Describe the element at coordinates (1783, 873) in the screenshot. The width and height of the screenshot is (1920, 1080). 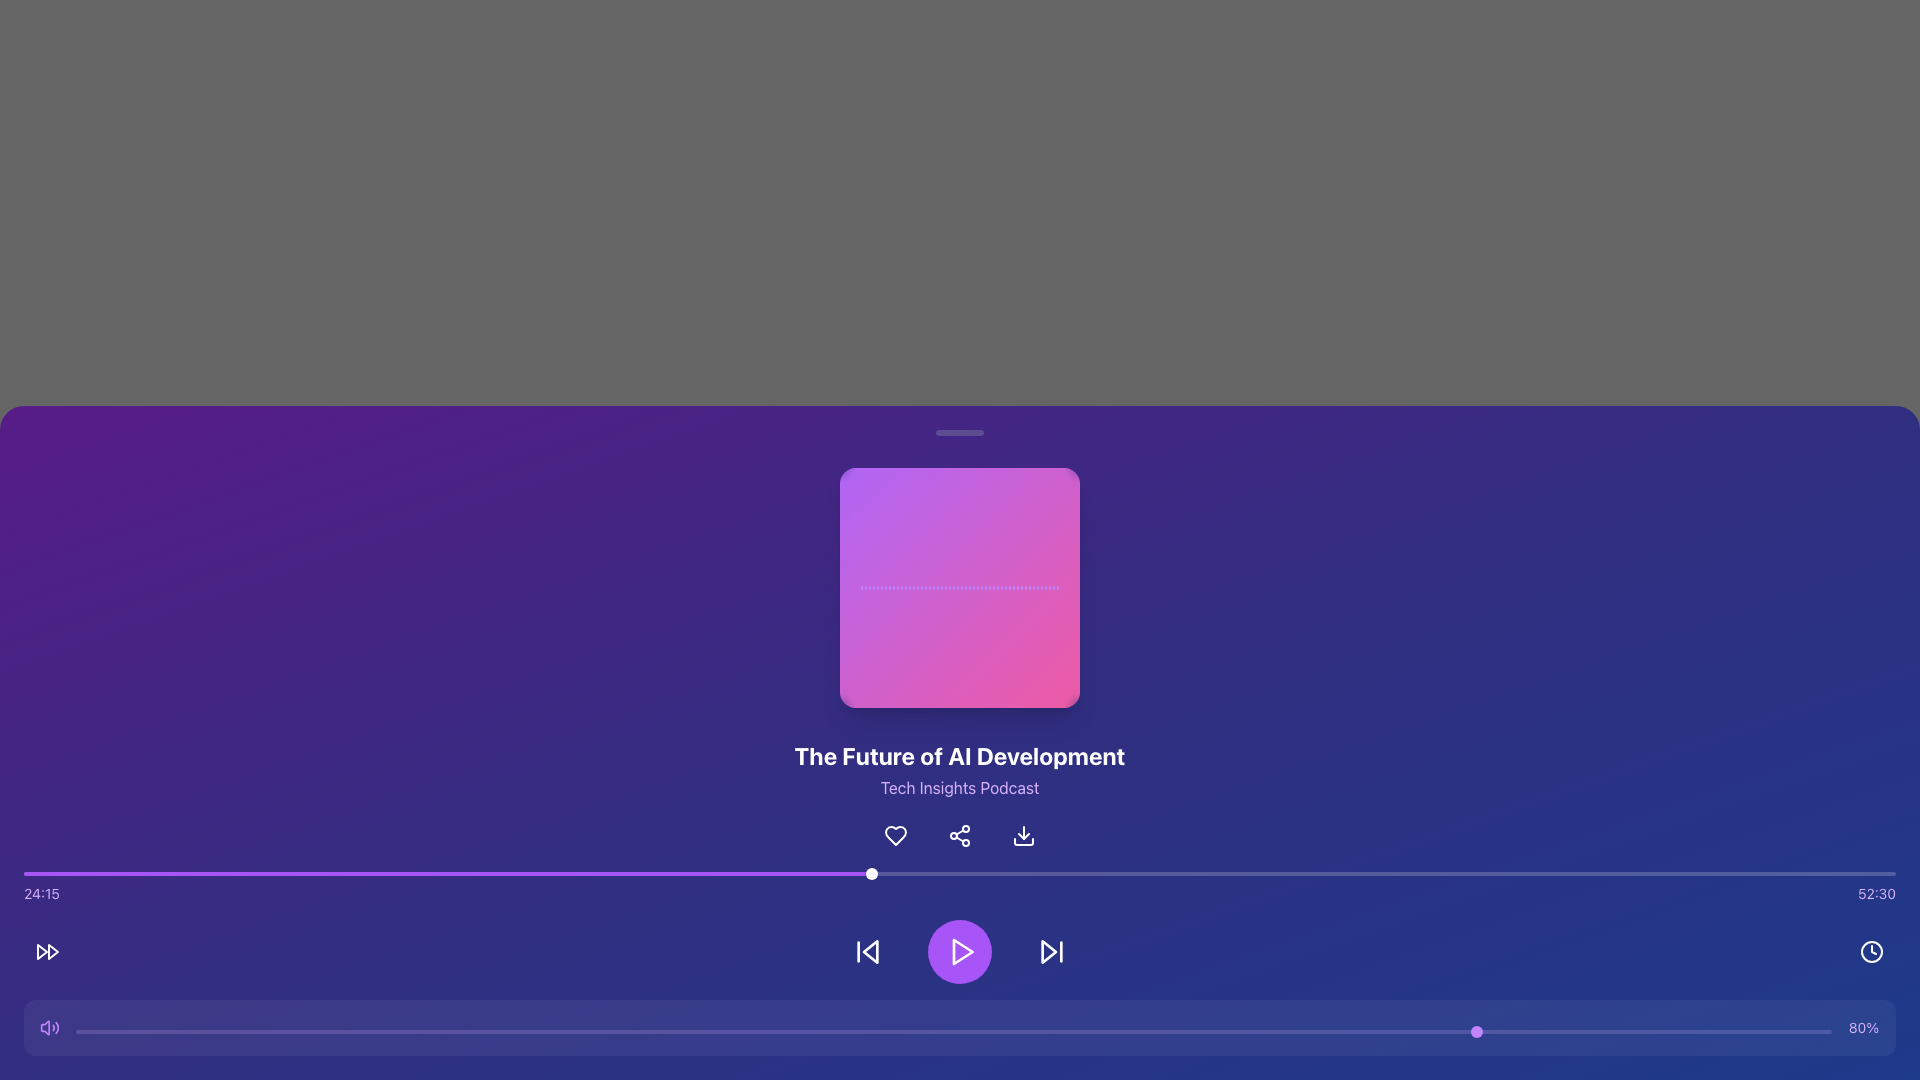
I see `progress` at that location.